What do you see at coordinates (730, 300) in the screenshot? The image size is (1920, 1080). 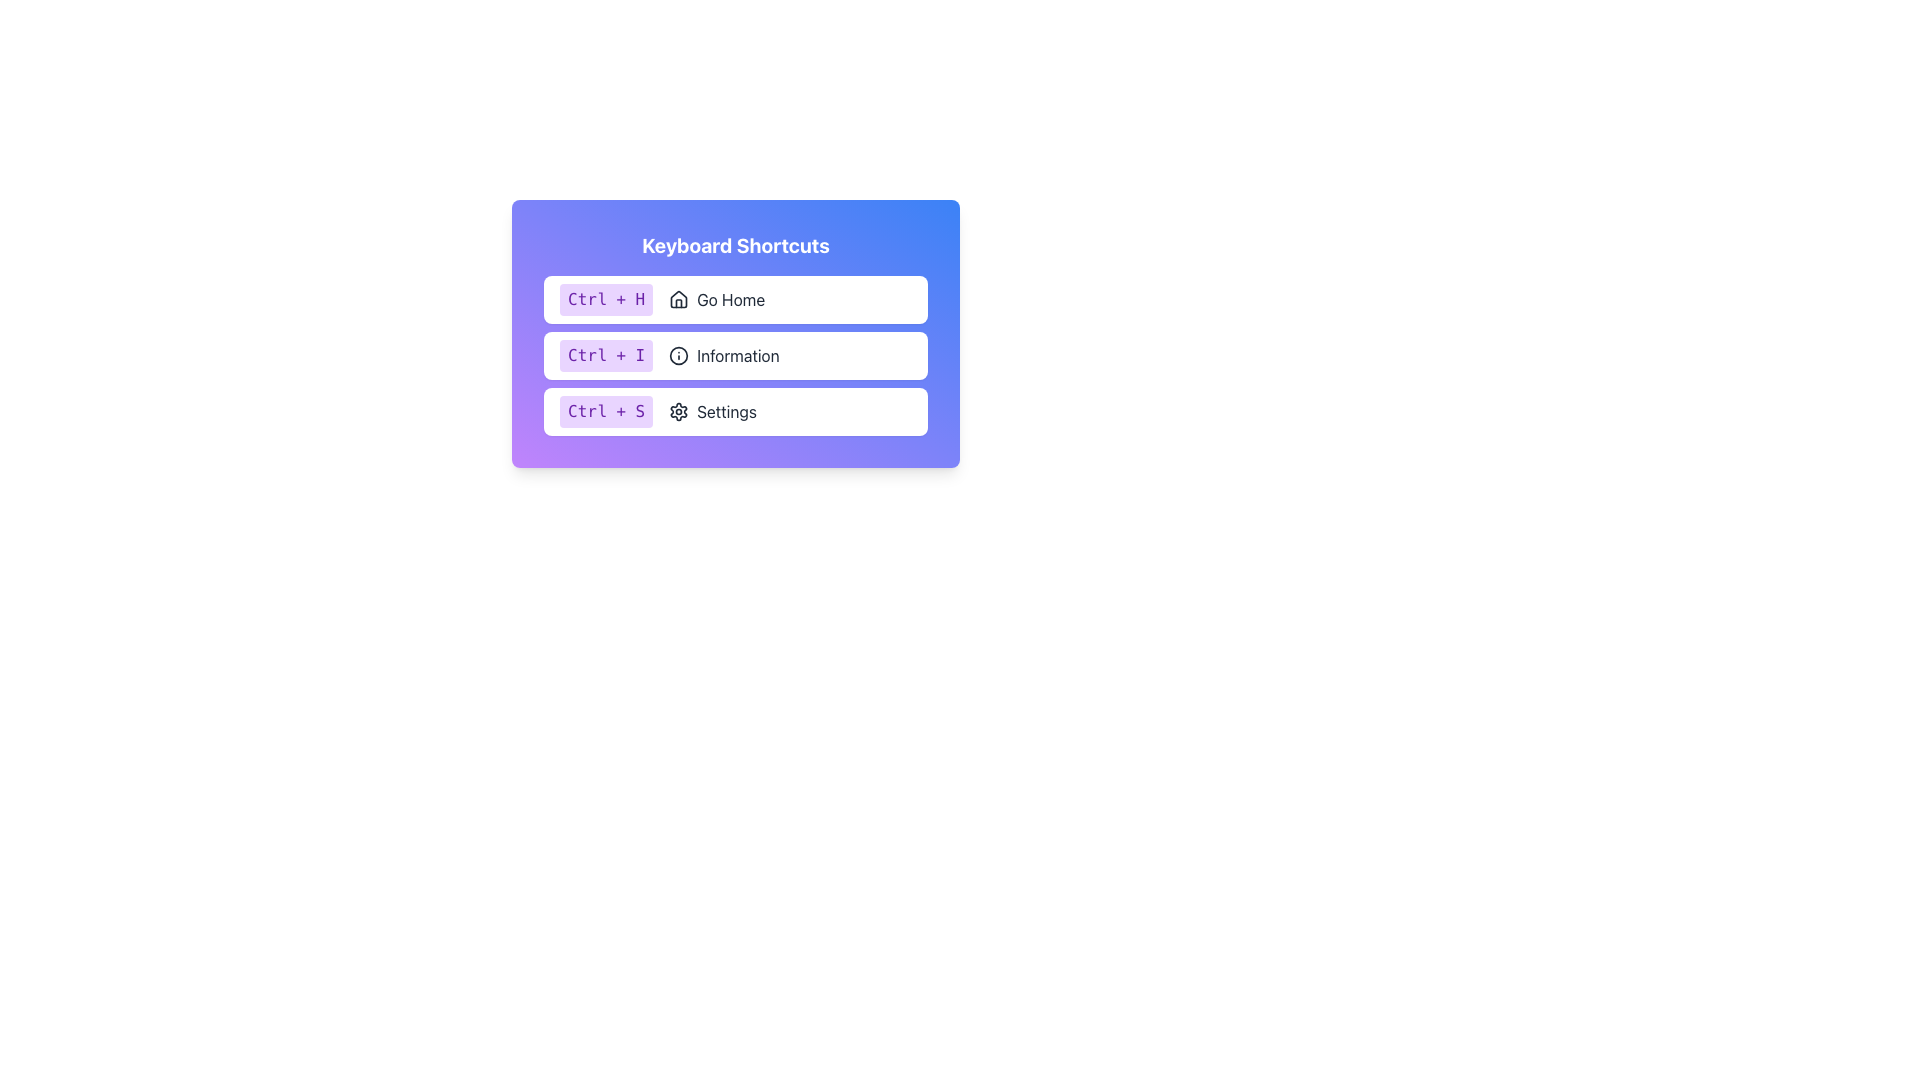 I see `the text label 'Go Home' which indicates the keyboard shortcut 'Ctrl + H' for navigating home` at bounding box center [730, 300].